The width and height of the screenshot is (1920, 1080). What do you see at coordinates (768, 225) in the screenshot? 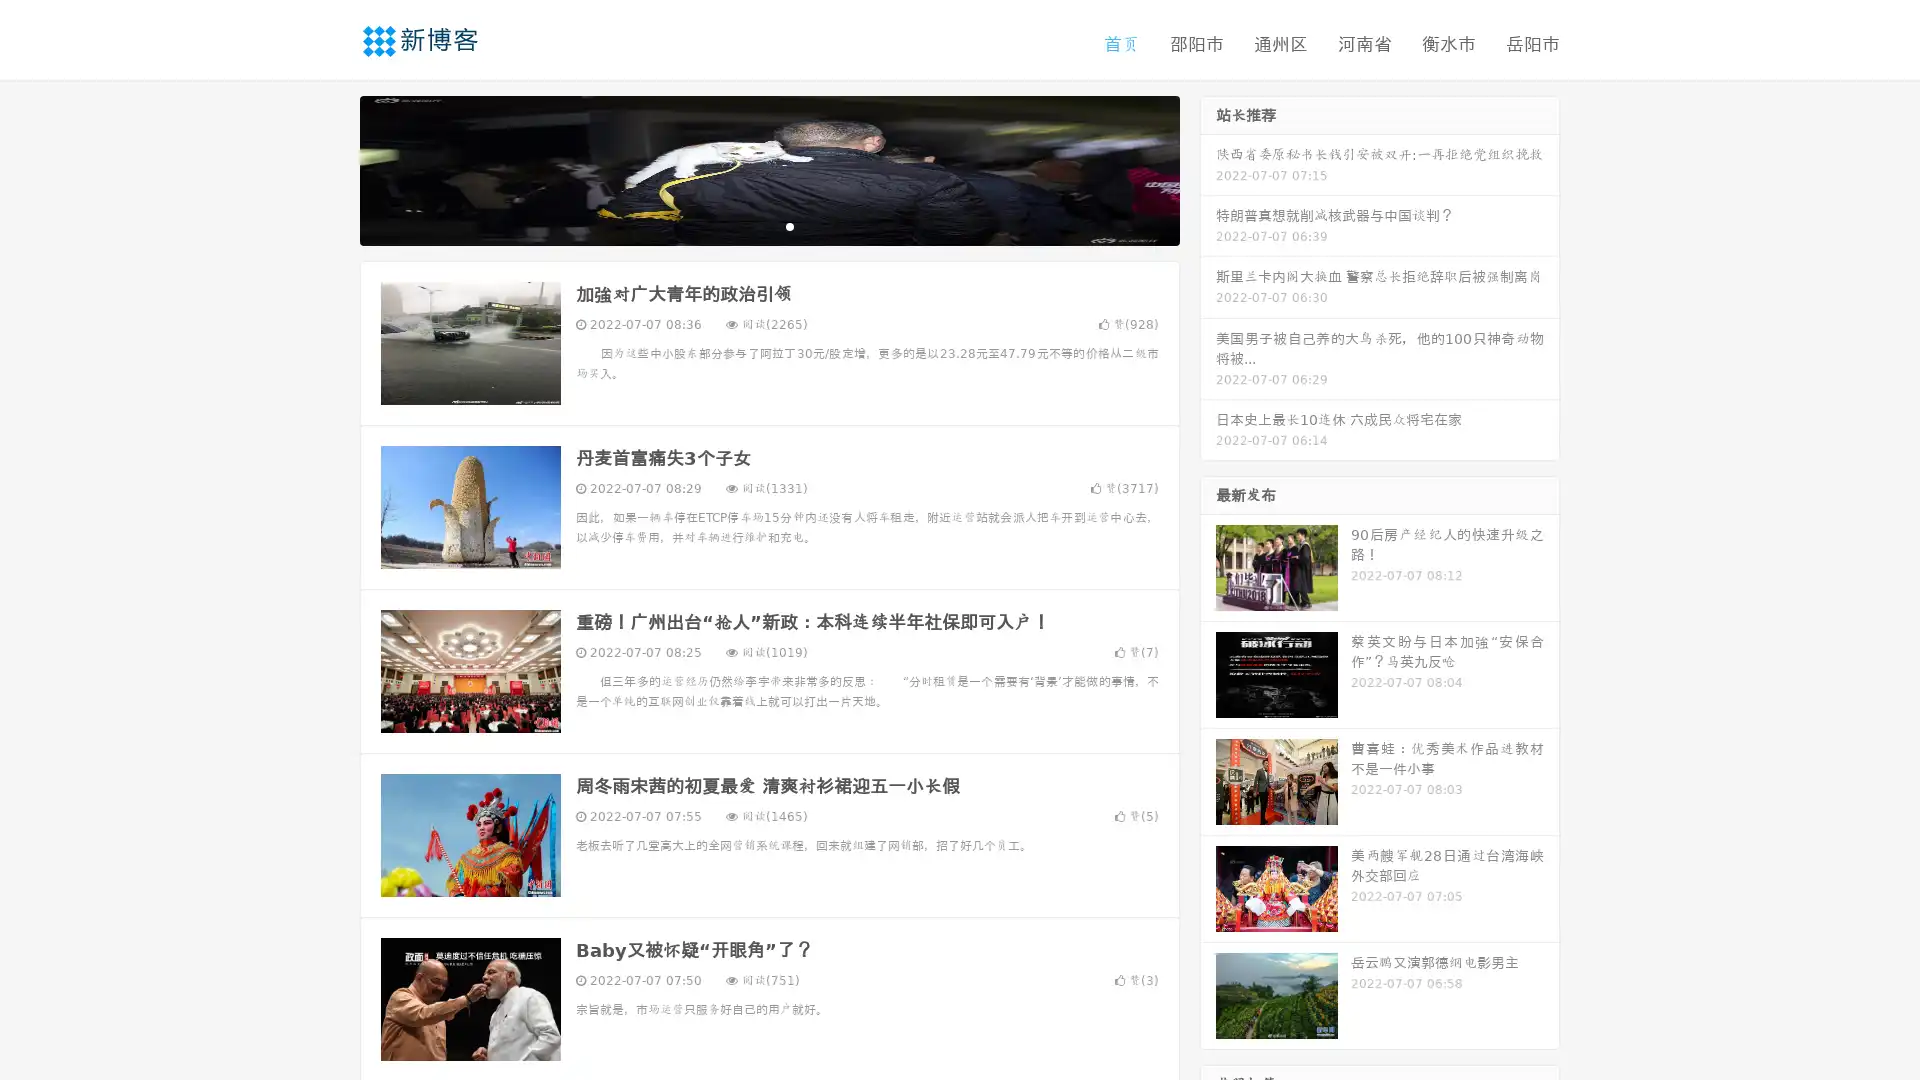
I see `Go to slide 2` at bounding box center [768, 225].